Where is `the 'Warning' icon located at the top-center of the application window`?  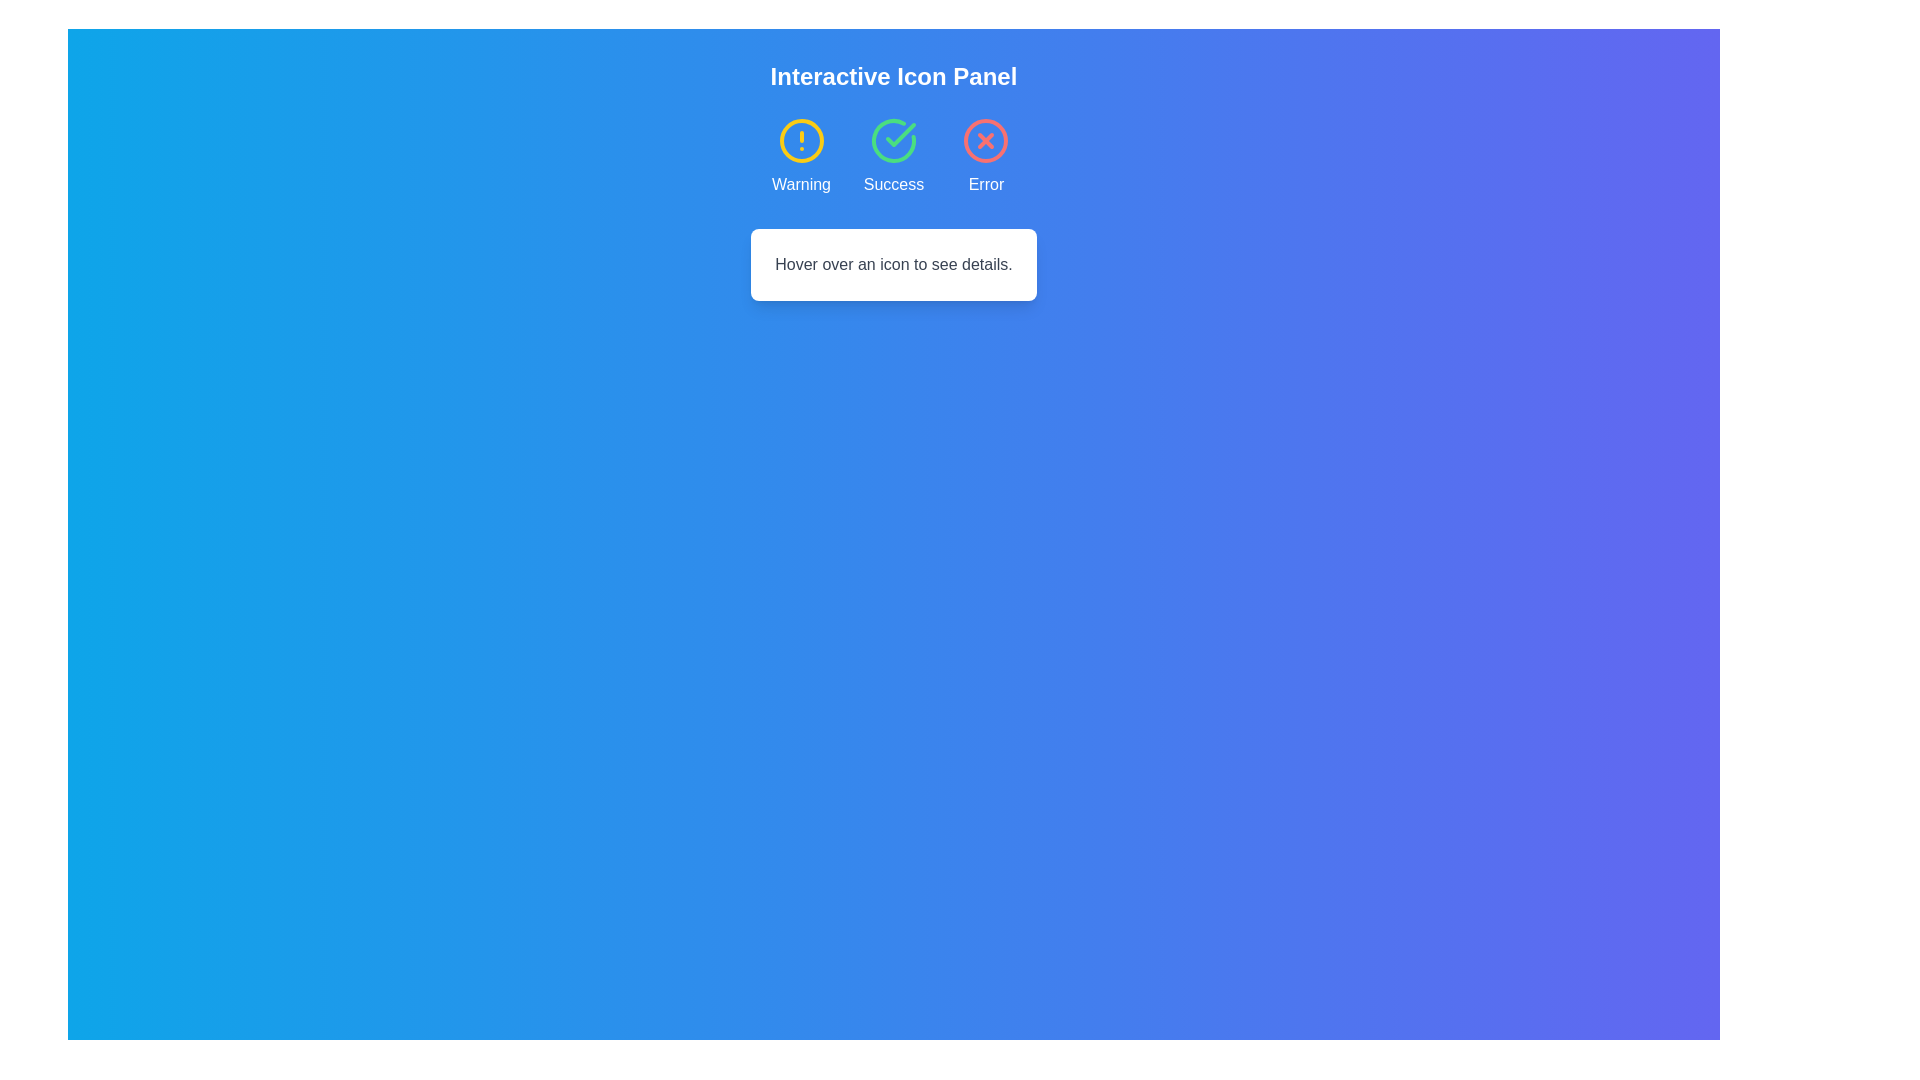
the 'Warning' icon located at the top-center of the application window is located at coordinates (801, 140).